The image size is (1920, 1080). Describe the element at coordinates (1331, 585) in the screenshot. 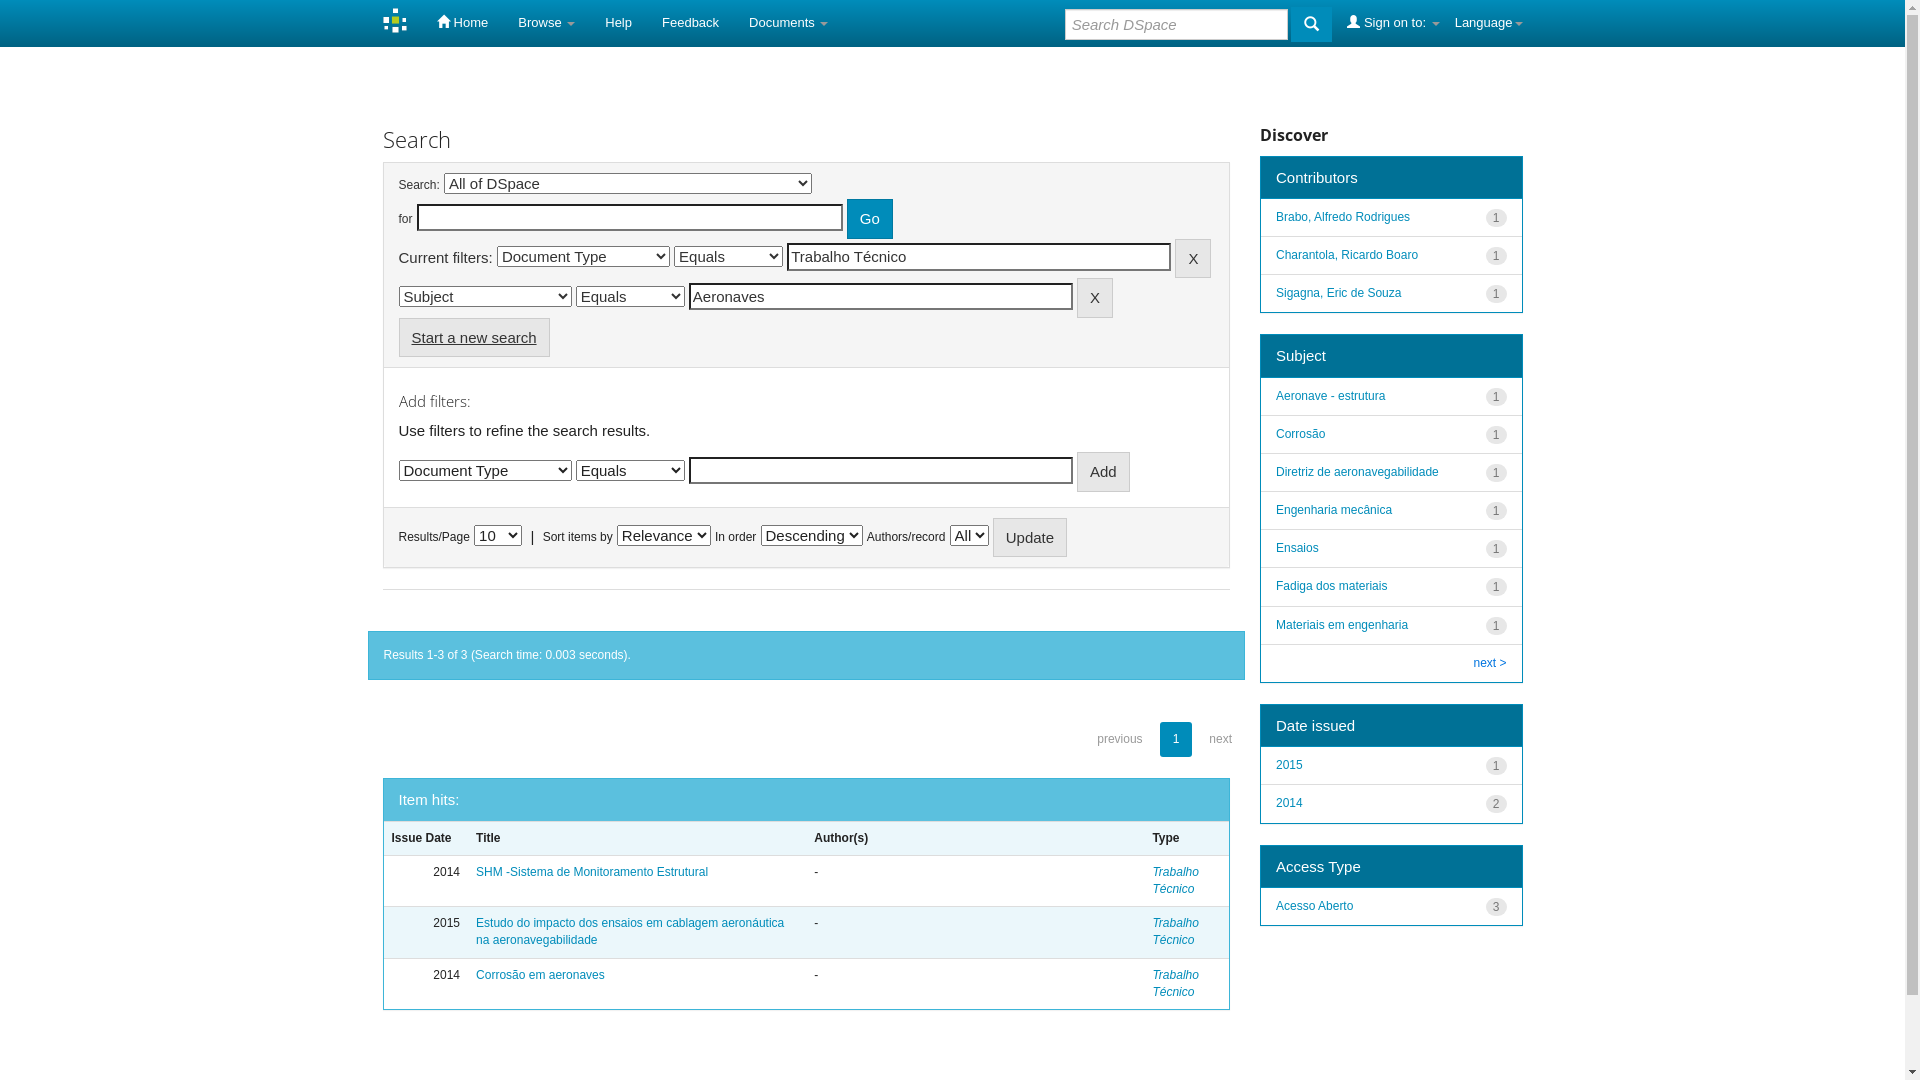

I see `'Fadiga dos materiais'` at that location.